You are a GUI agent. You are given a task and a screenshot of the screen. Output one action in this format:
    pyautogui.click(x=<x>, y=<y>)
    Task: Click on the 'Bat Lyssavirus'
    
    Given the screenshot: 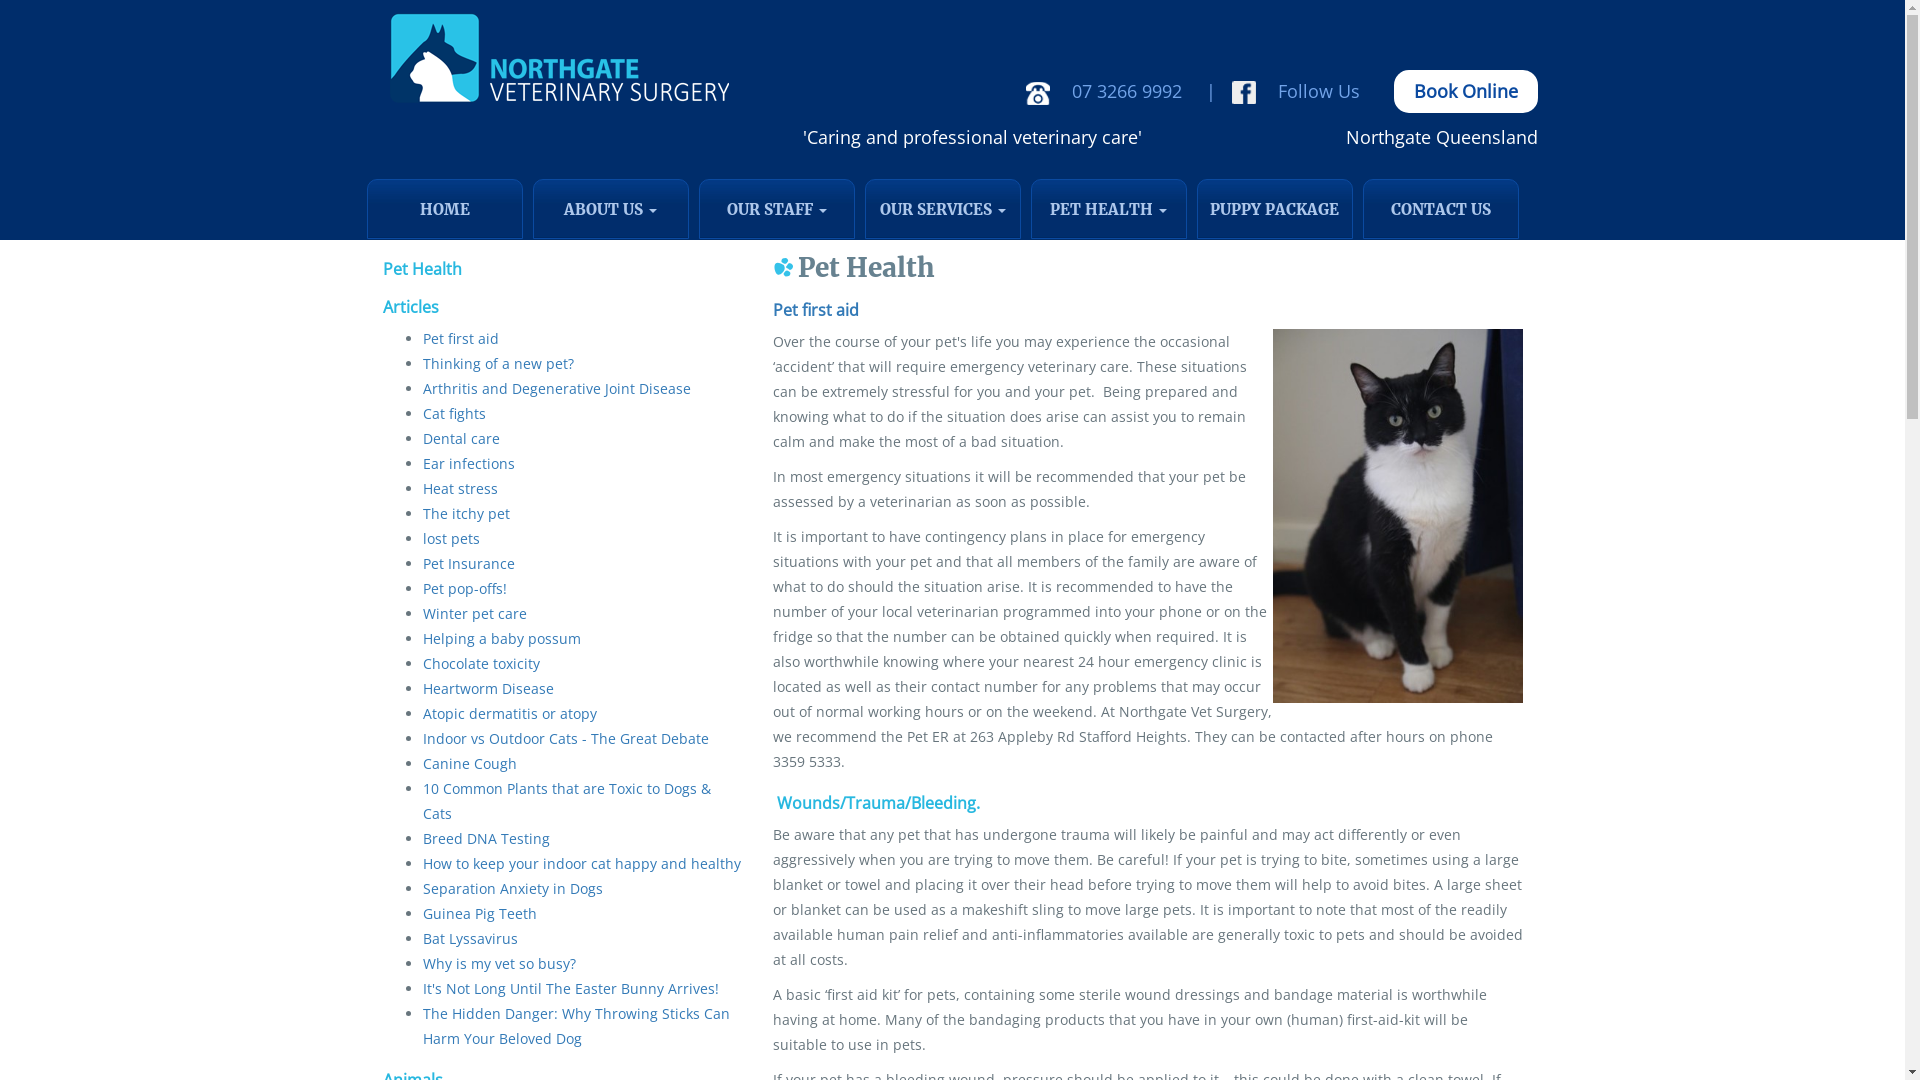 What is the action you would take?
    pyautogui.click(x=468, y=938)
    